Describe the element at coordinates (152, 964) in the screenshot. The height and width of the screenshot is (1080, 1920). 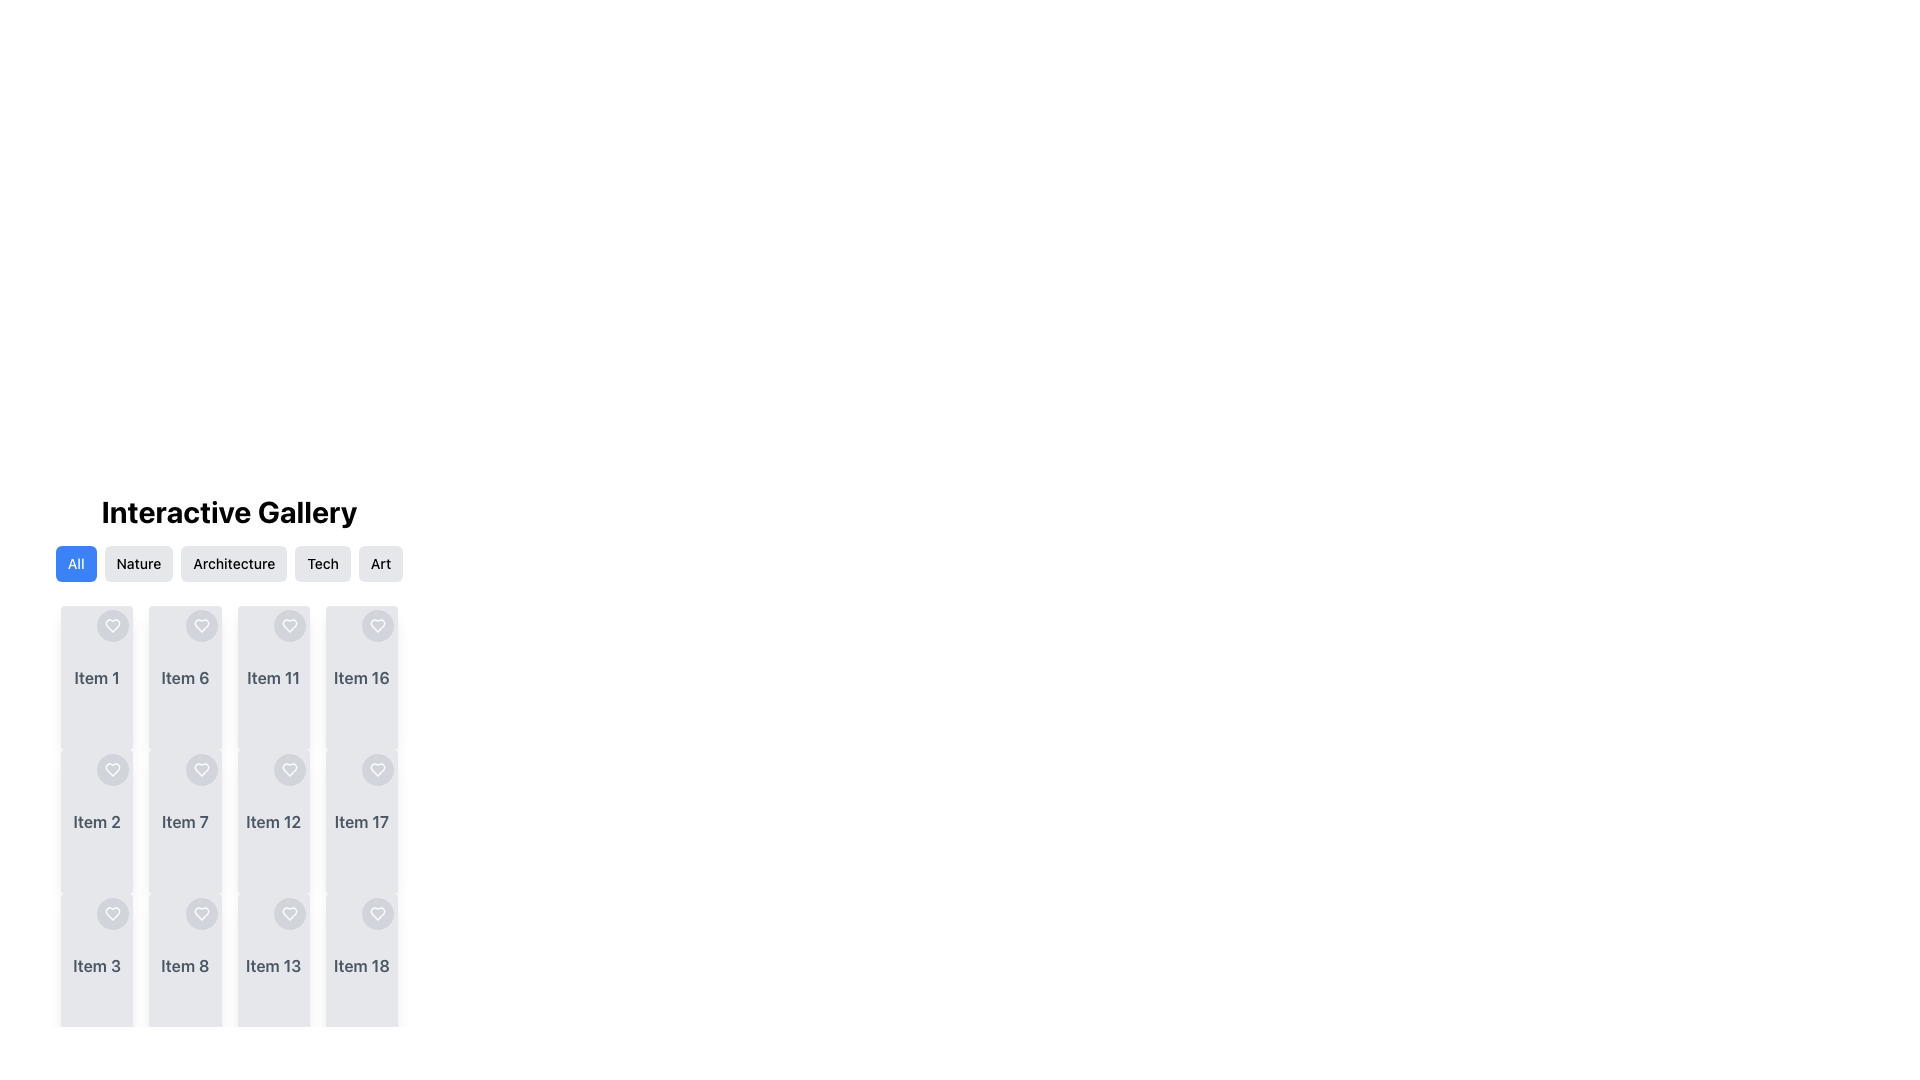
I see `the 'View Details' button which contains the zoom-in icon with a plus sign. This button is located at the bottom-right corner of the 'Item 8' card` at that location.